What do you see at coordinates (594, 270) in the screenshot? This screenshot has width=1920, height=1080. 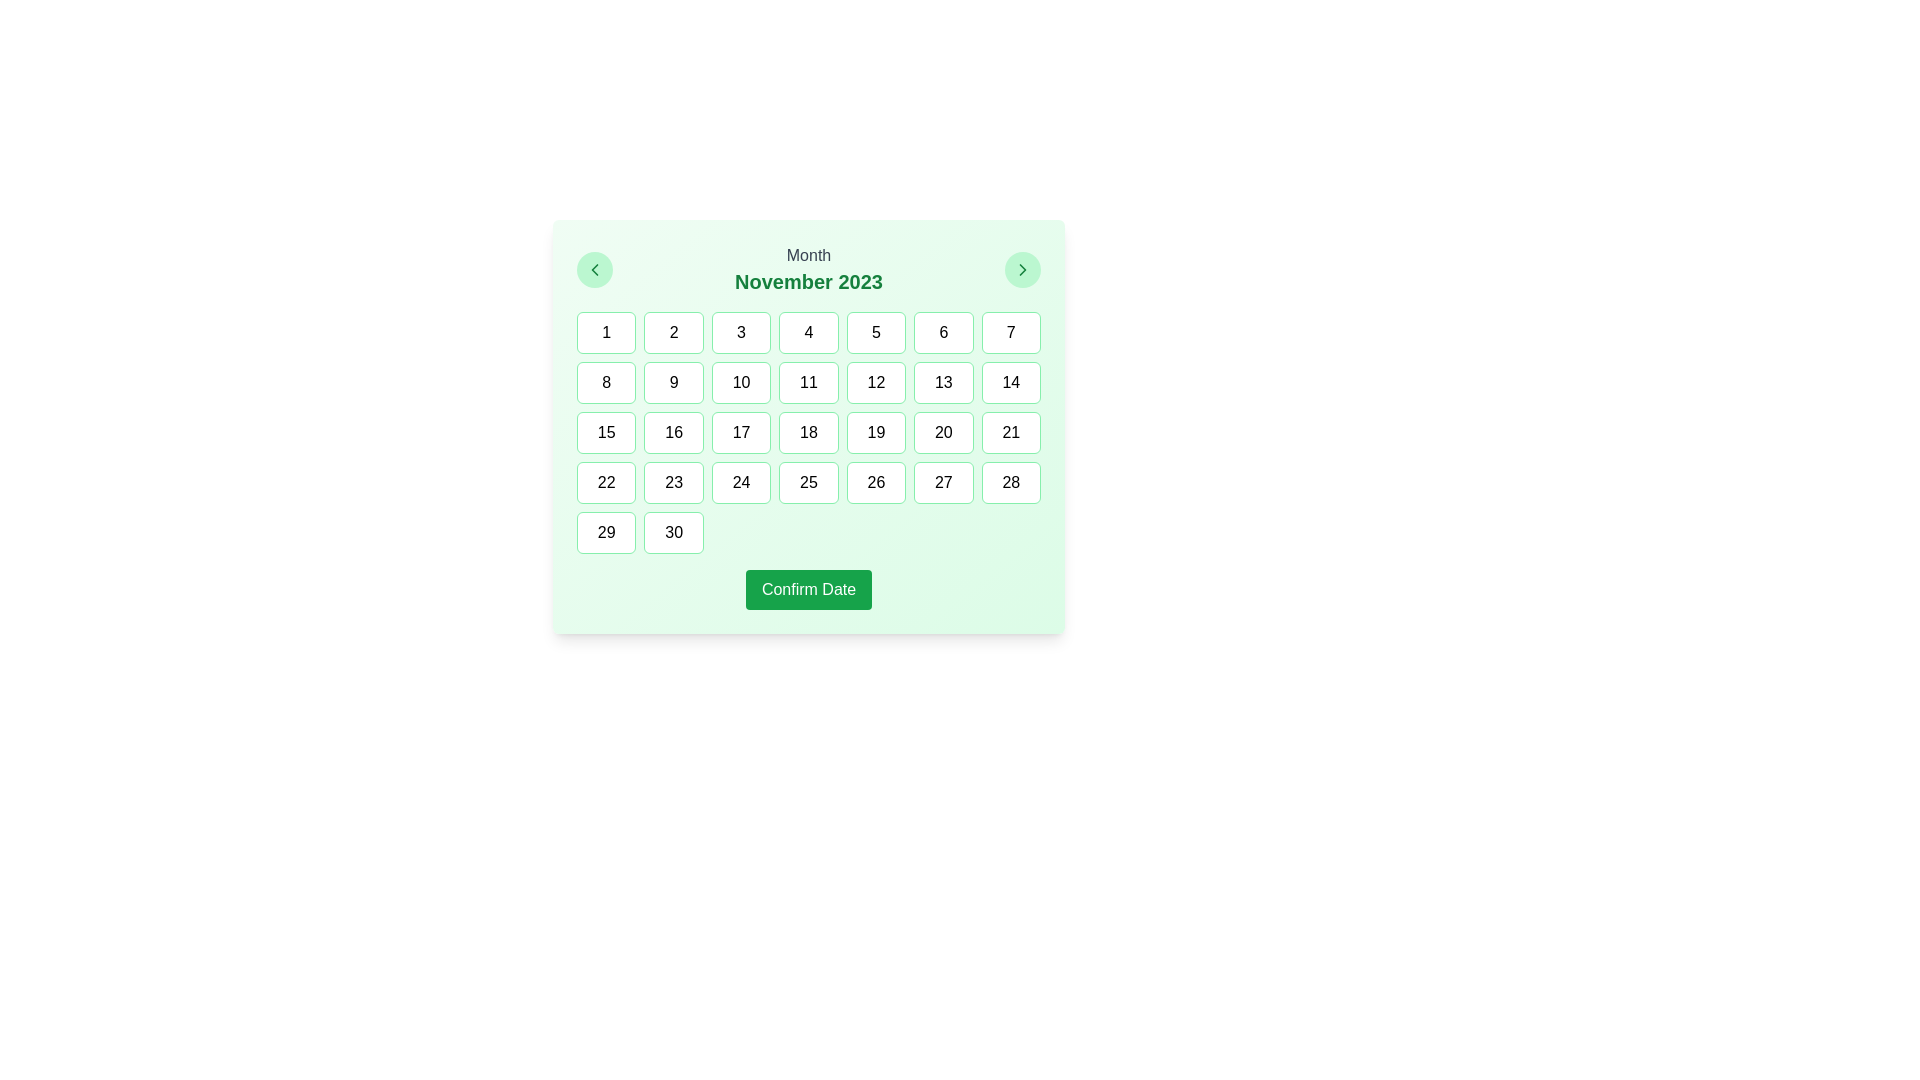 I see `the button located at the far left of the header section labeled 'Month November 2023'` at bounding box center [594, 270].